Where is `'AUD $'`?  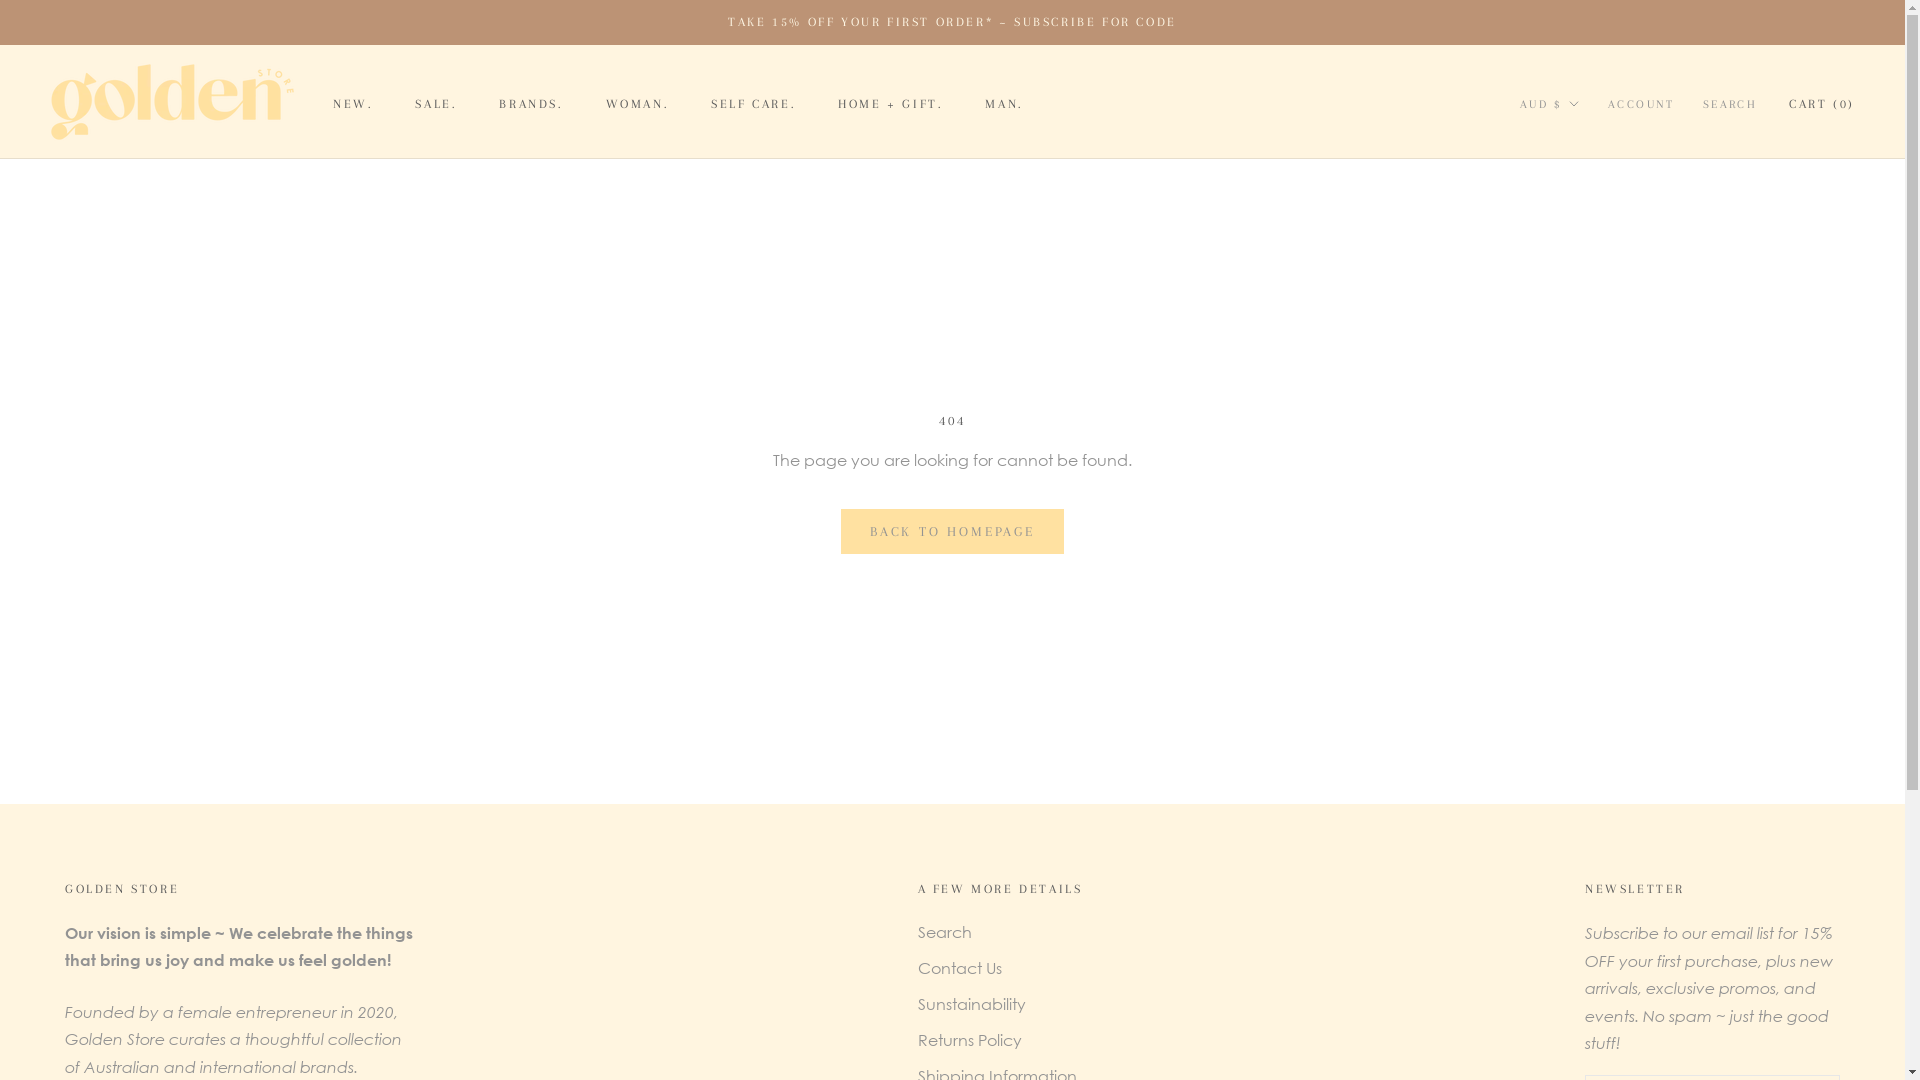
'AUD $' is located at coordinates (1549, 104).